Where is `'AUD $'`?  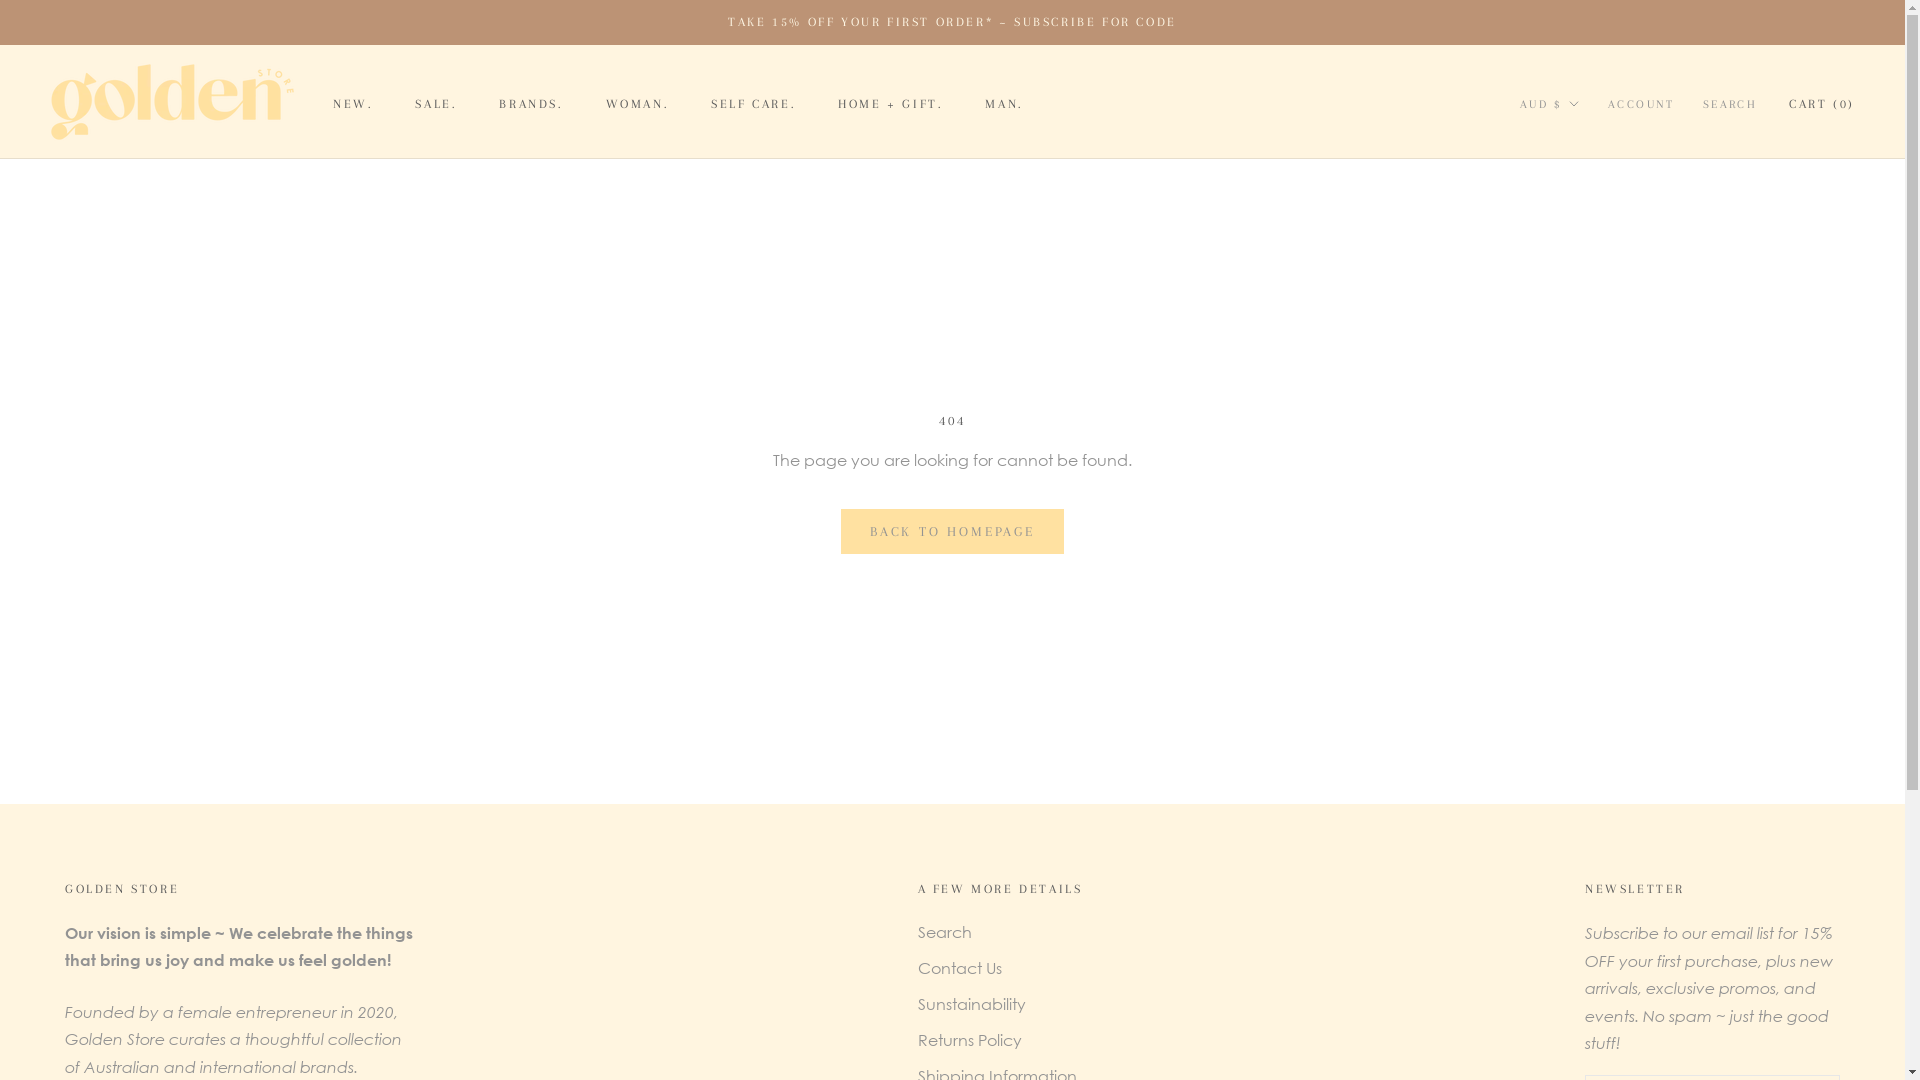
'AUD $' is located at coordinates (1549, 104).